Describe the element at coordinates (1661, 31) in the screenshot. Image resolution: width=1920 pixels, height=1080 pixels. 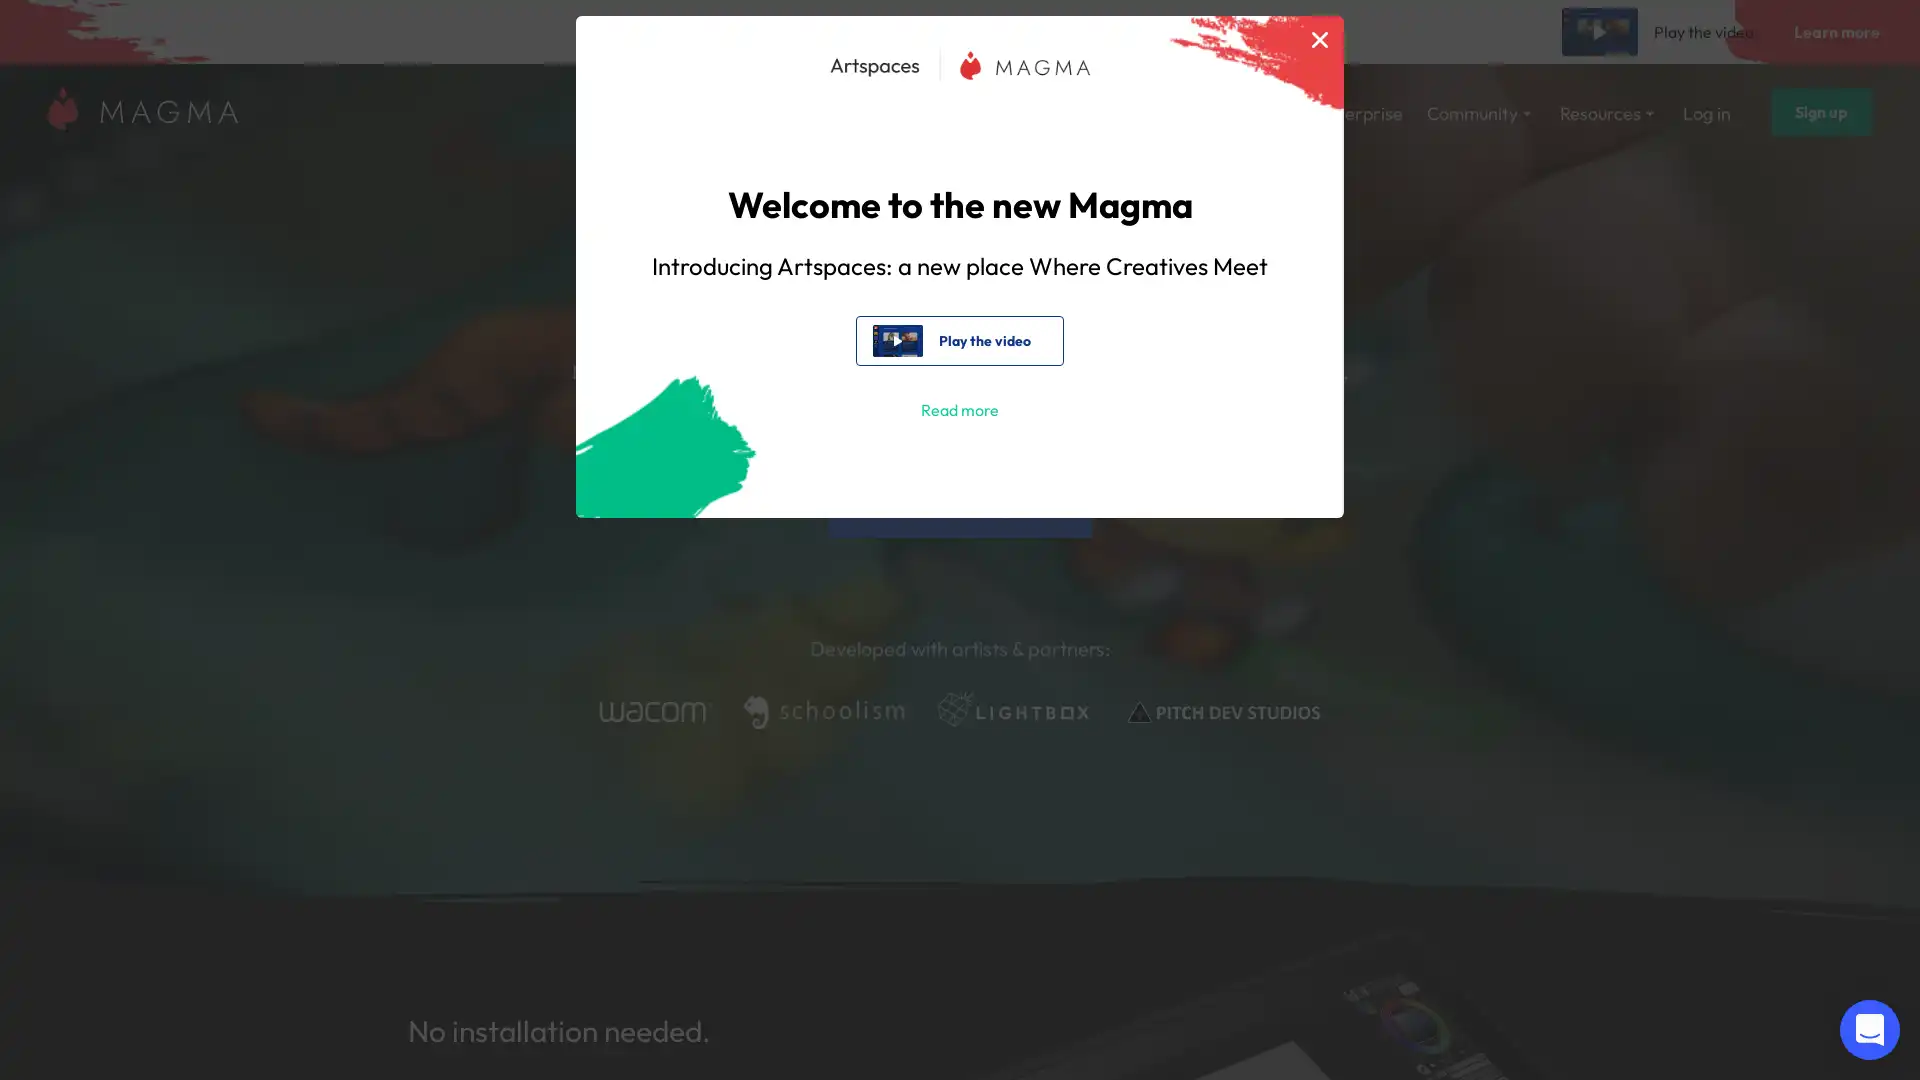
I see `Play the video` at that location.